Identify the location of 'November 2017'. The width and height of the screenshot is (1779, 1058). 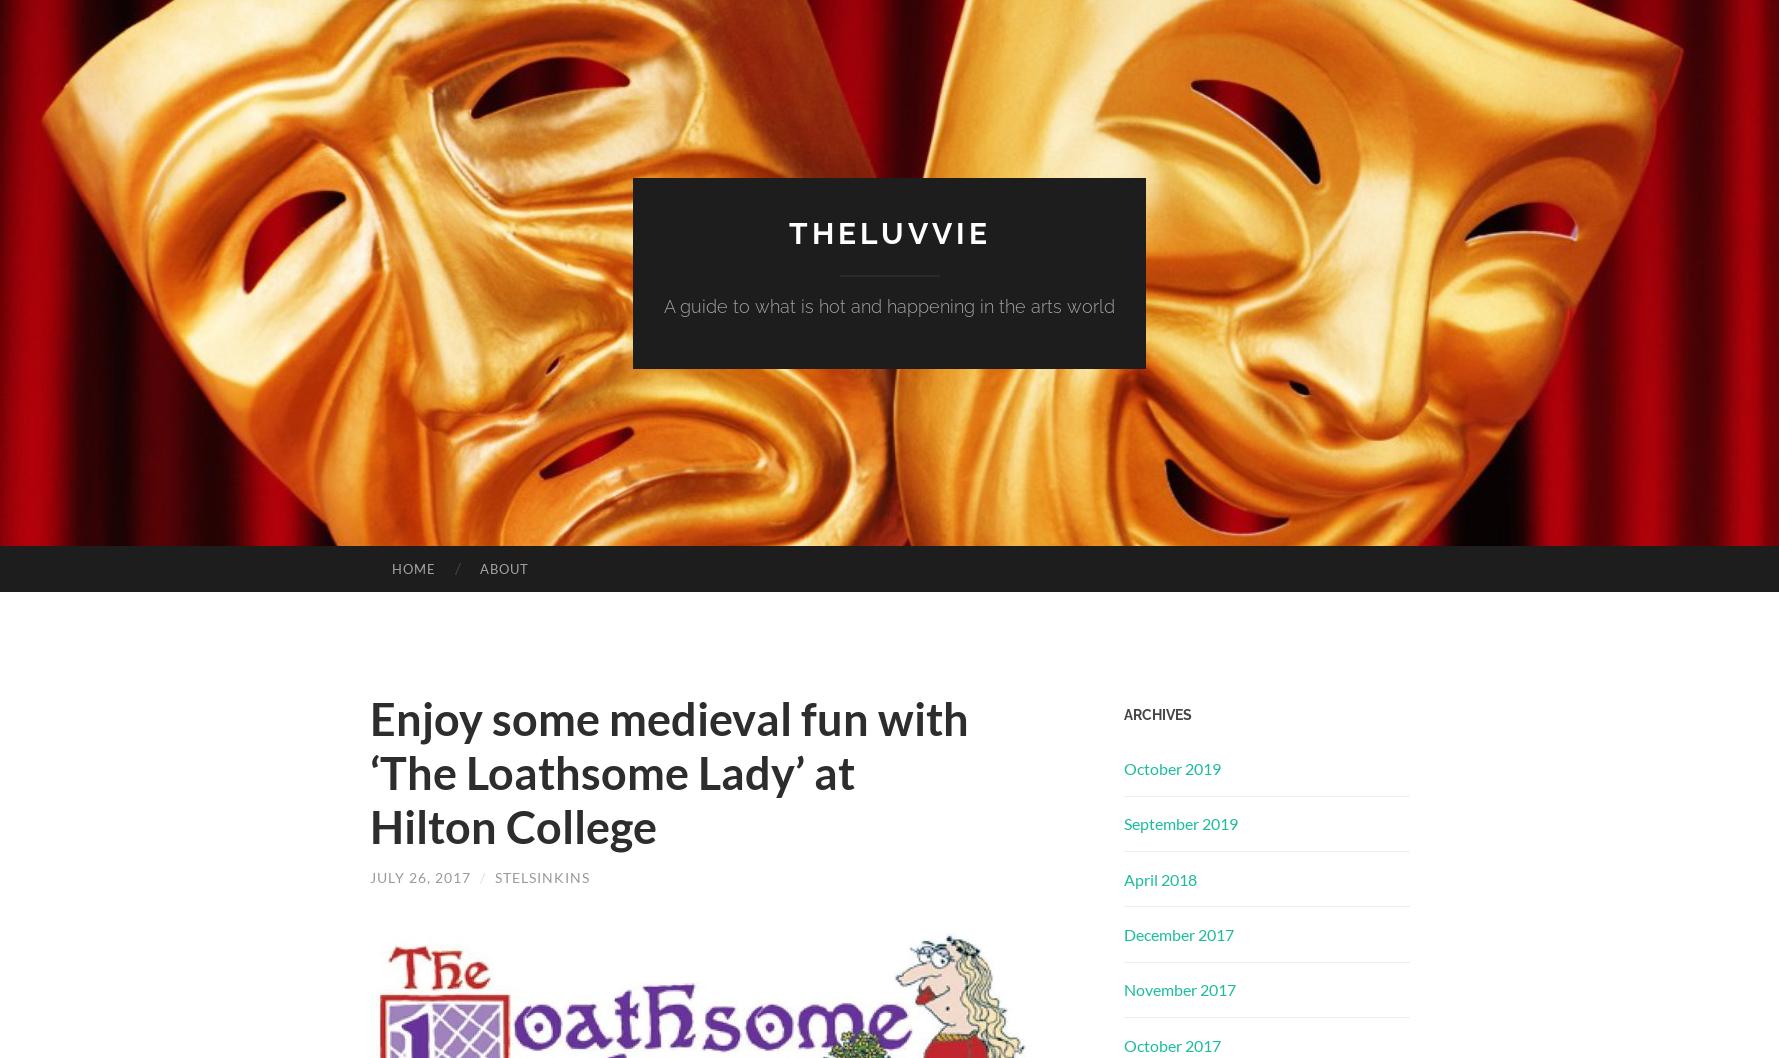
(1123, 988).